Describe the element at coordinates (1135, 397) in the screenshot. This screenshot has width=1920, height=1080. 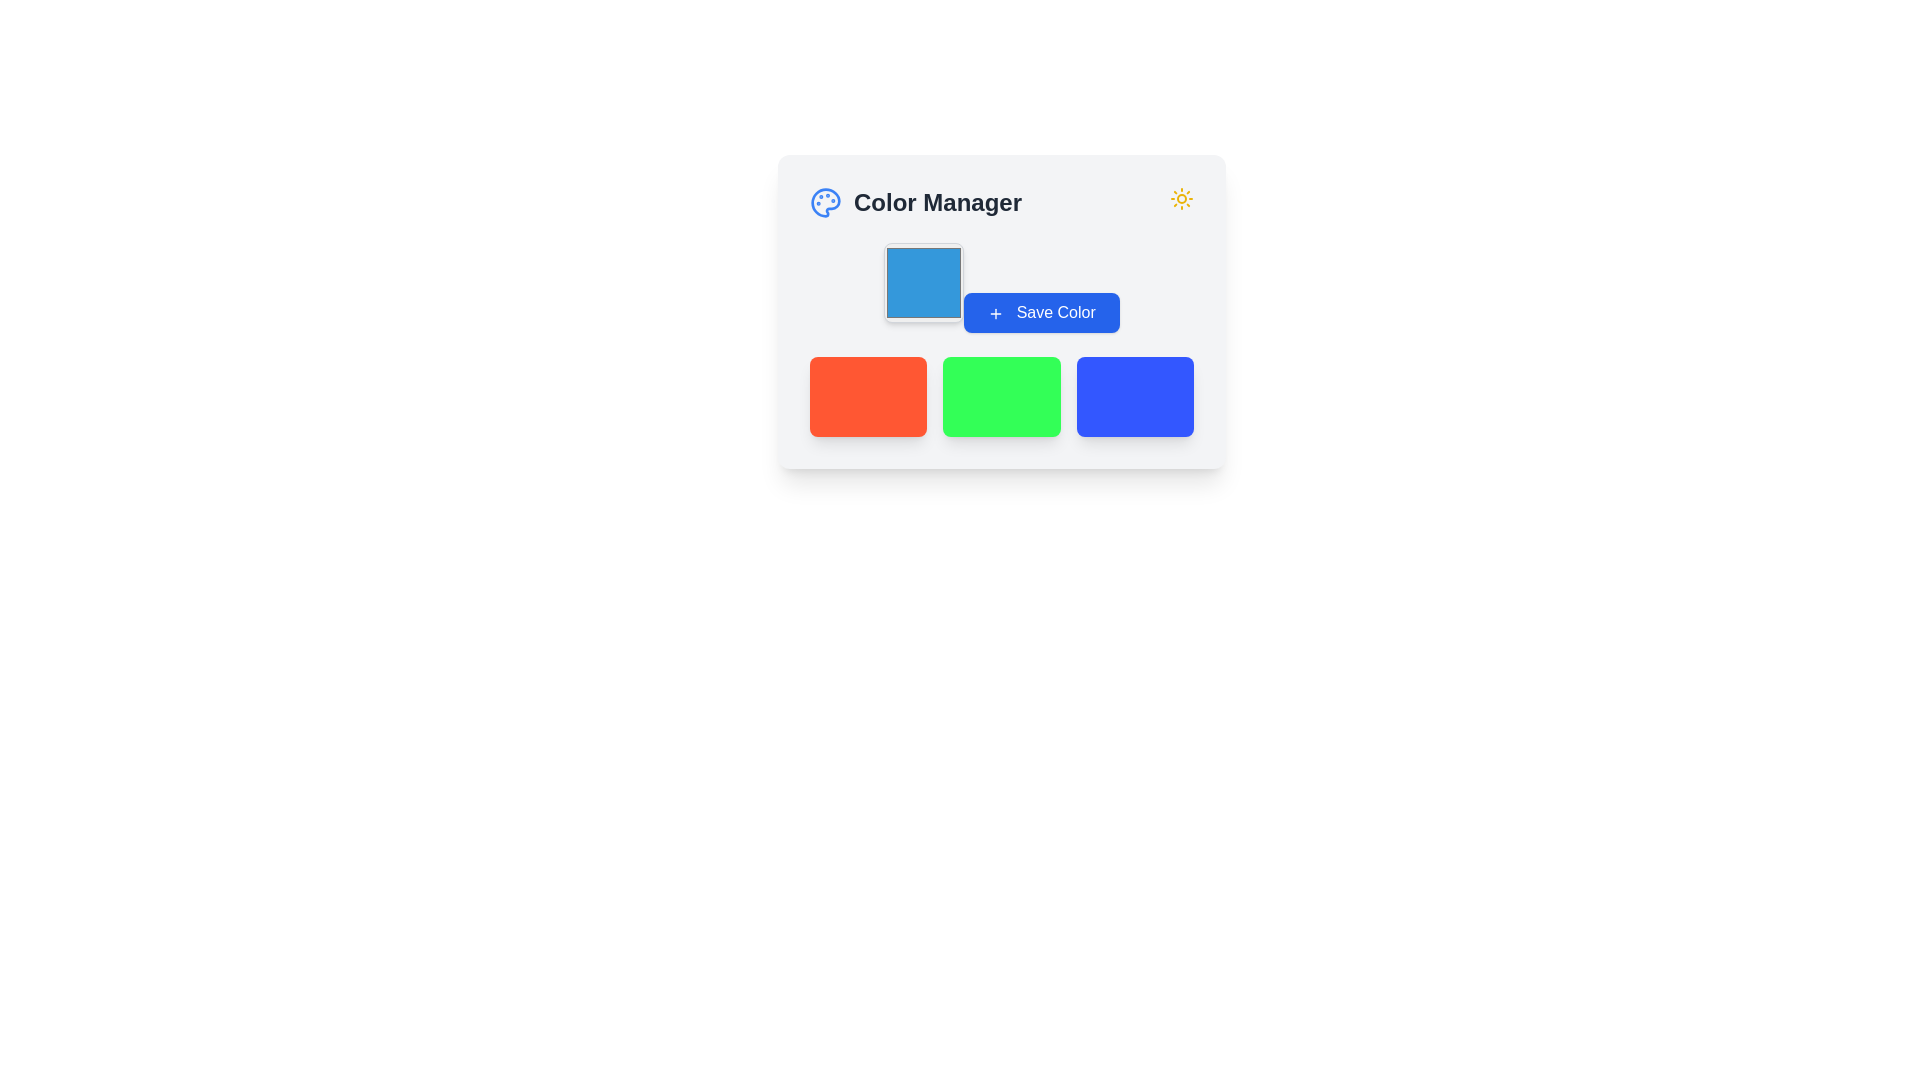
I see `the third rectangular box with a blue background color, which has rounded corners and a shadow effect, located in a grid layout` at that location.